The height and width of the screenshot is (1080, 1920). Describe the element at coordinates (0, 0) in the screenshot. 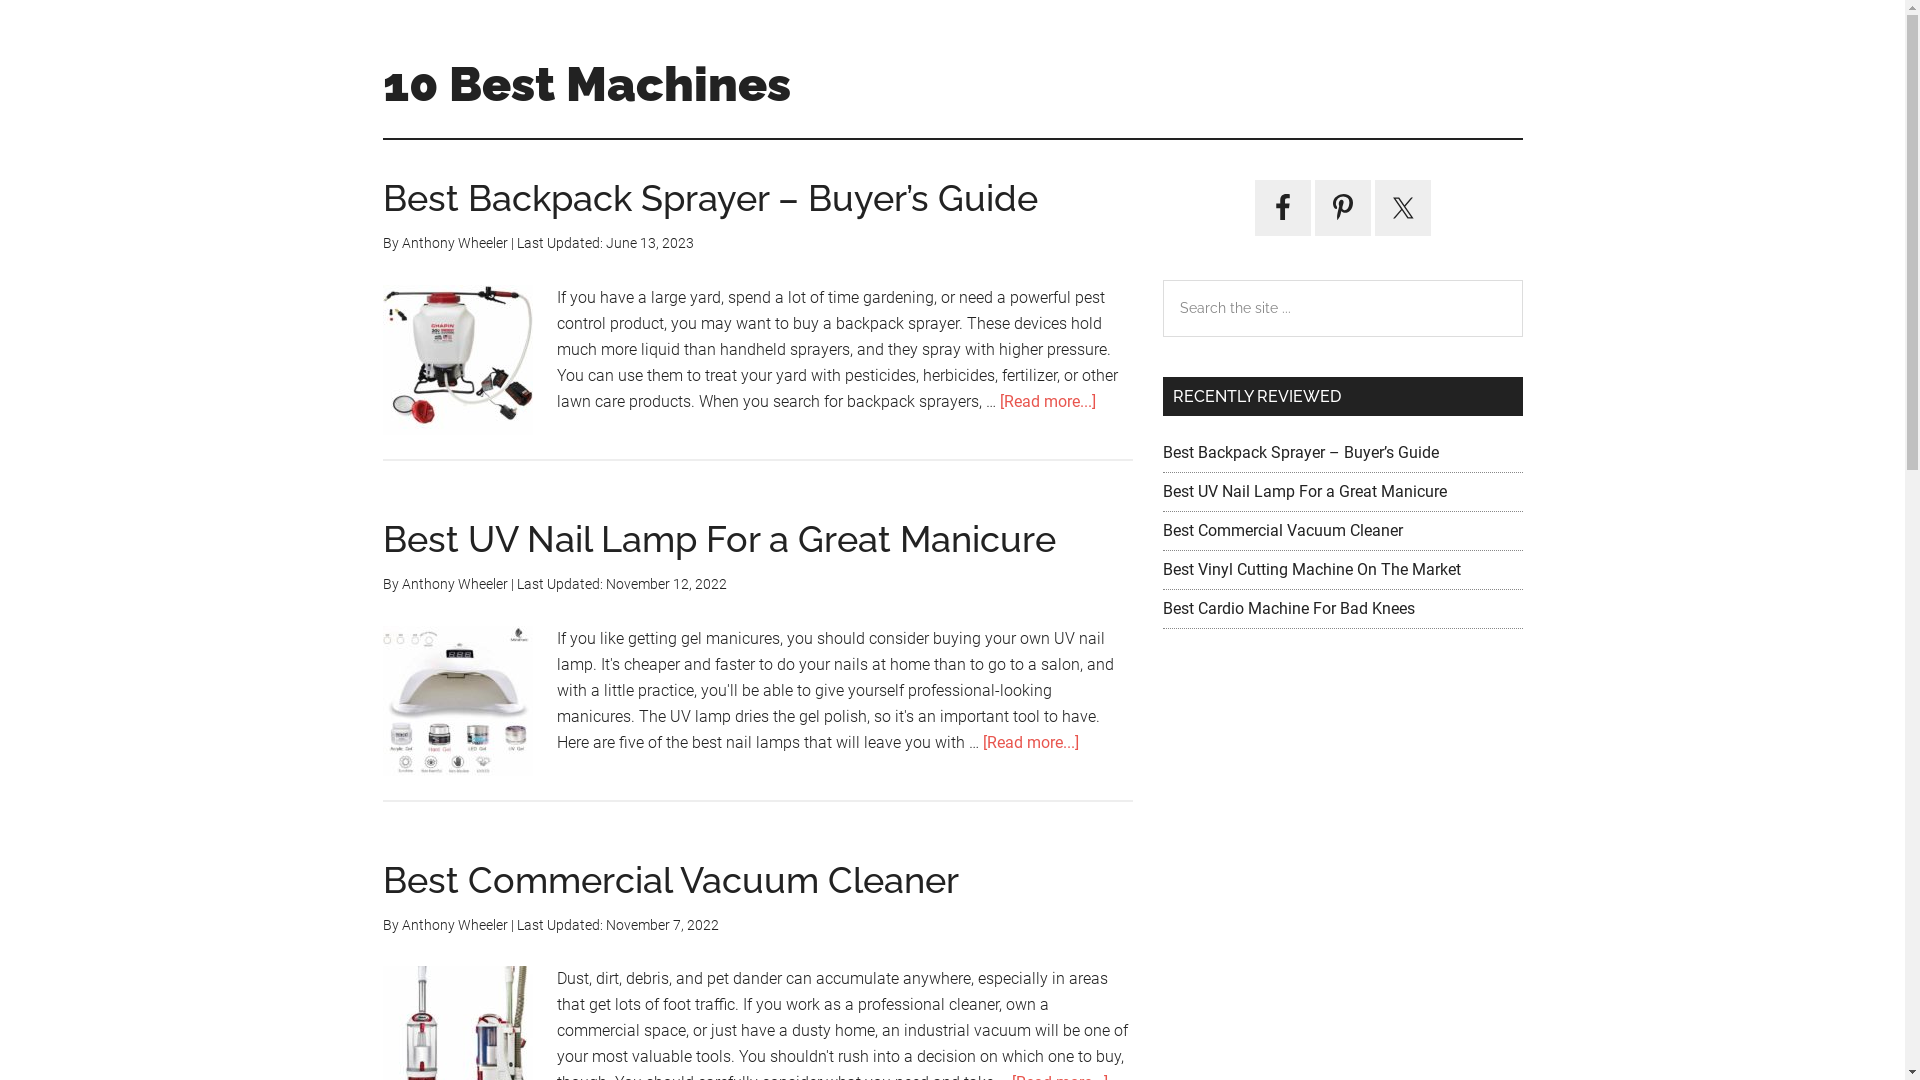

I see `'Skip to main content'` at that location.